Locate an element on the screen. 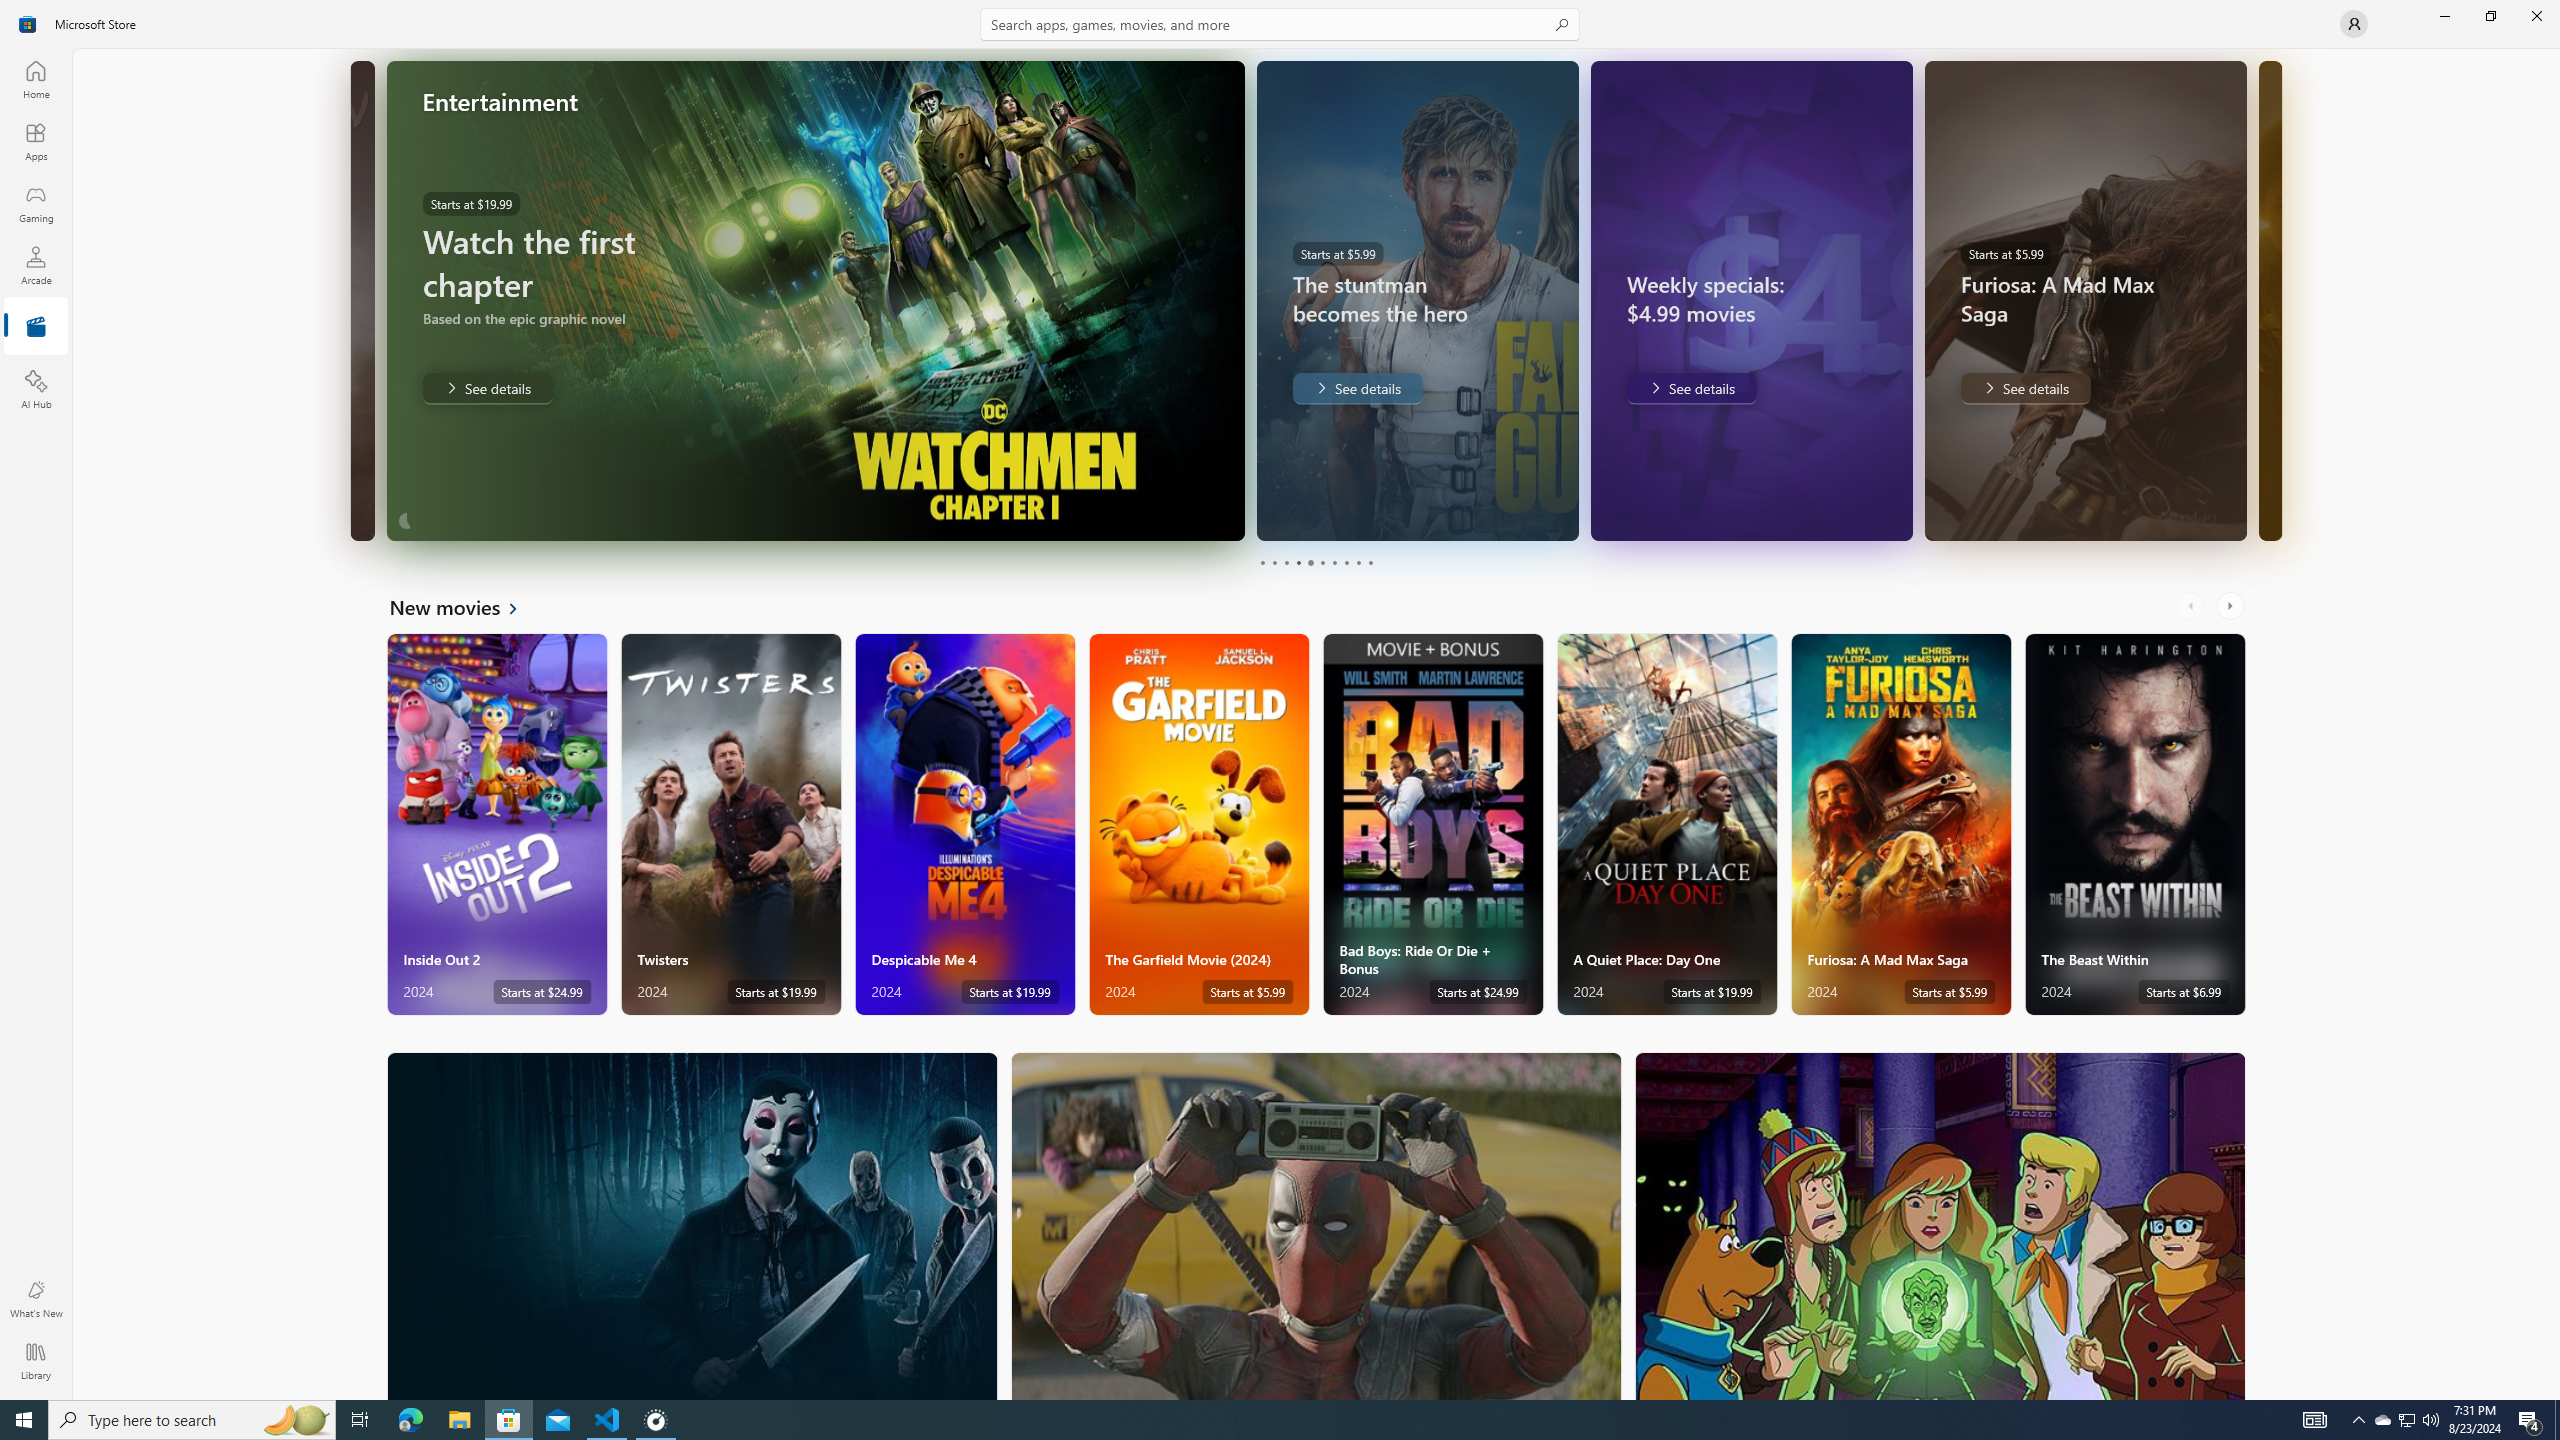 The image size is (2560, 1440). 'Page 3' is located at coordinates (1285, 562).